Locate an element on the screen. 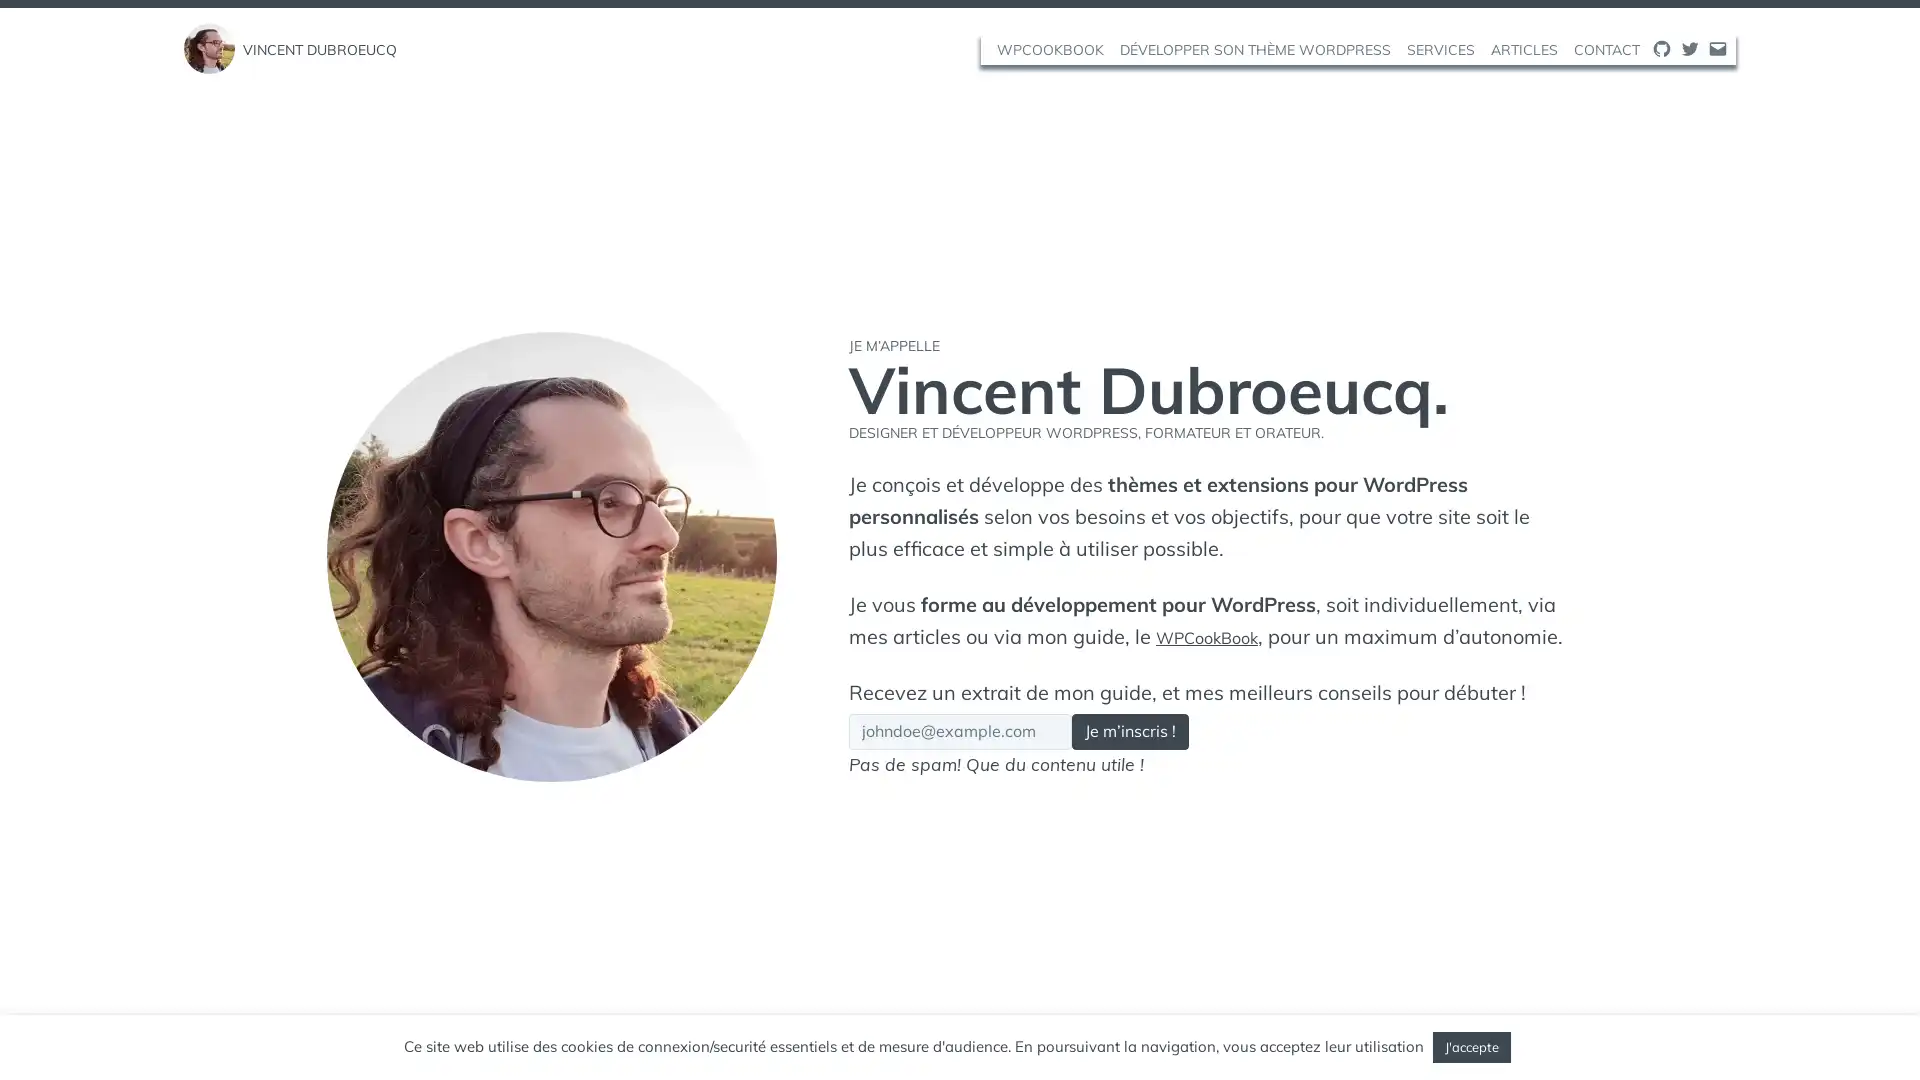 The image size is (1920, 1080). J'accepte is located at coordinates (1472, 1046).